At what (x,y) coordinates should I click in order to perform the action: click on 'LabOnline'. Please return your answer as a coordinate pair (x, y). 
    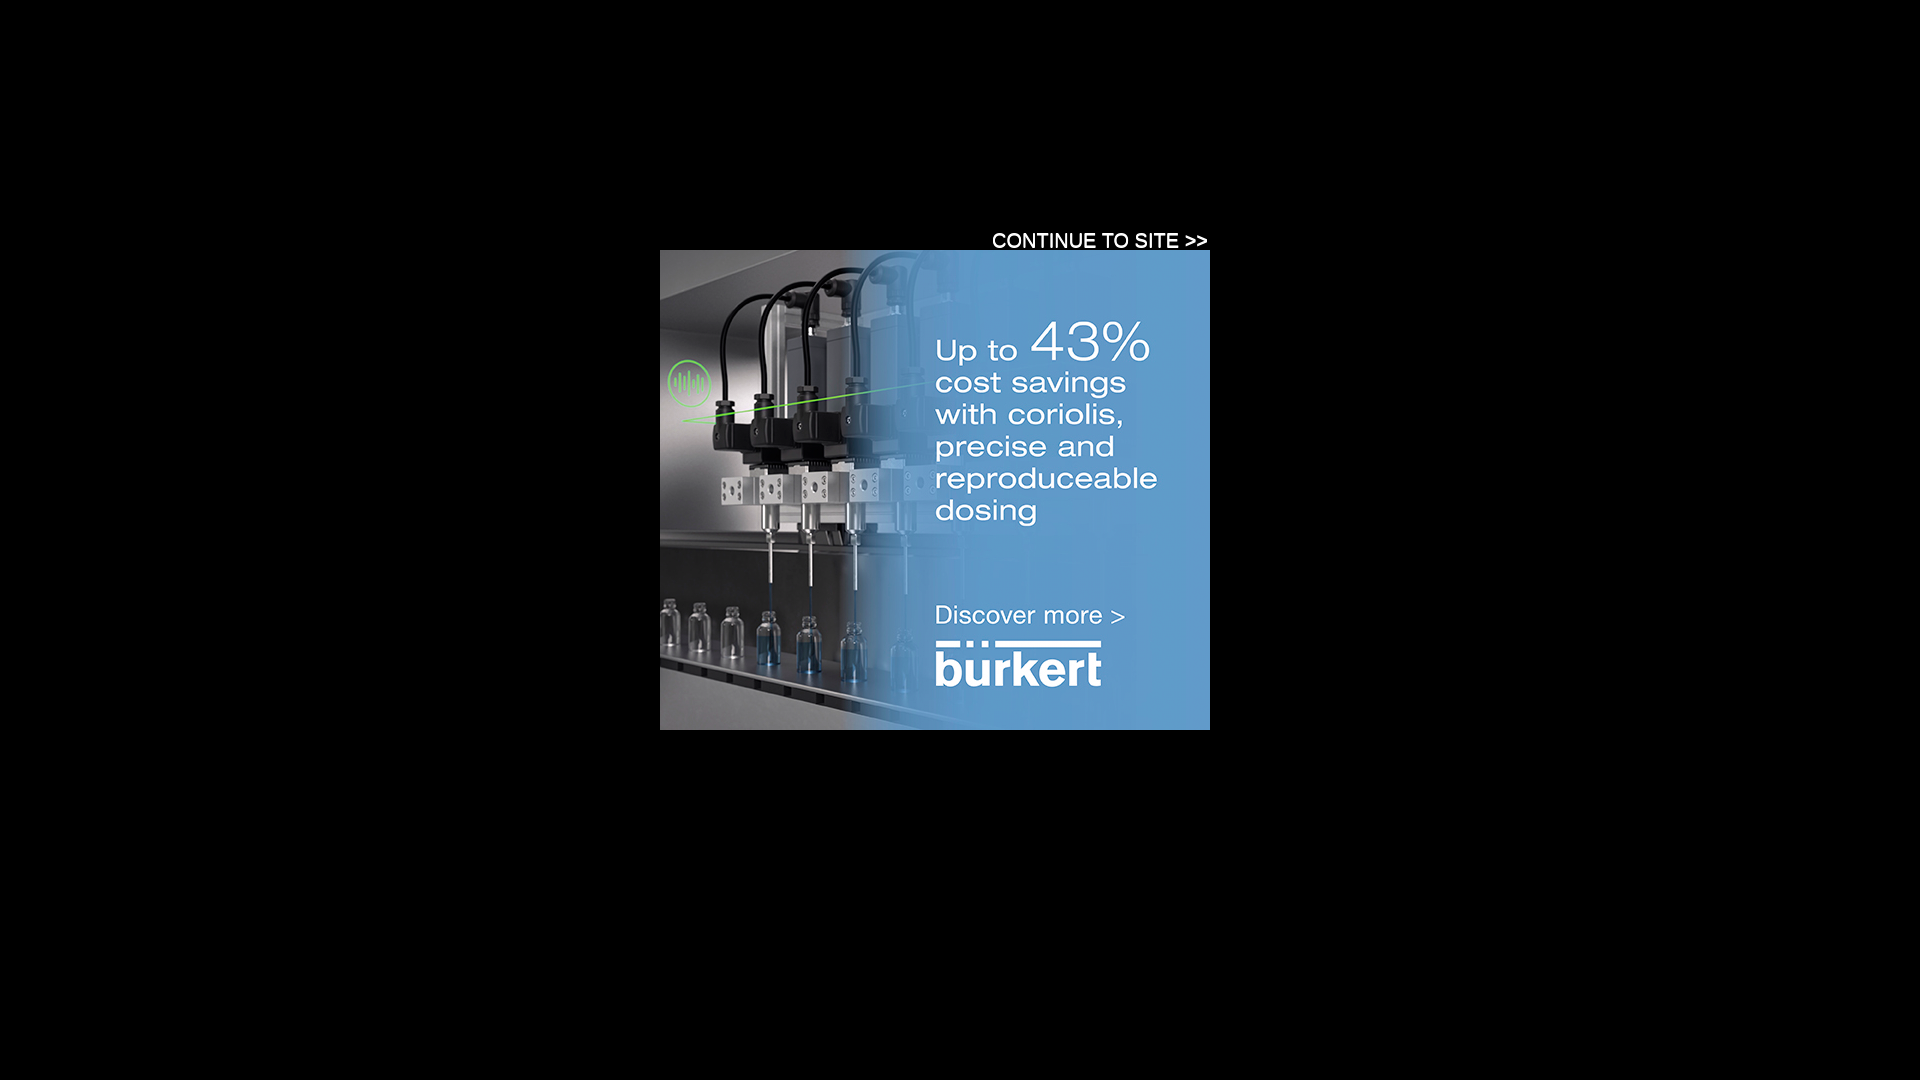
    Looking at the image, I should click on (539, 84).